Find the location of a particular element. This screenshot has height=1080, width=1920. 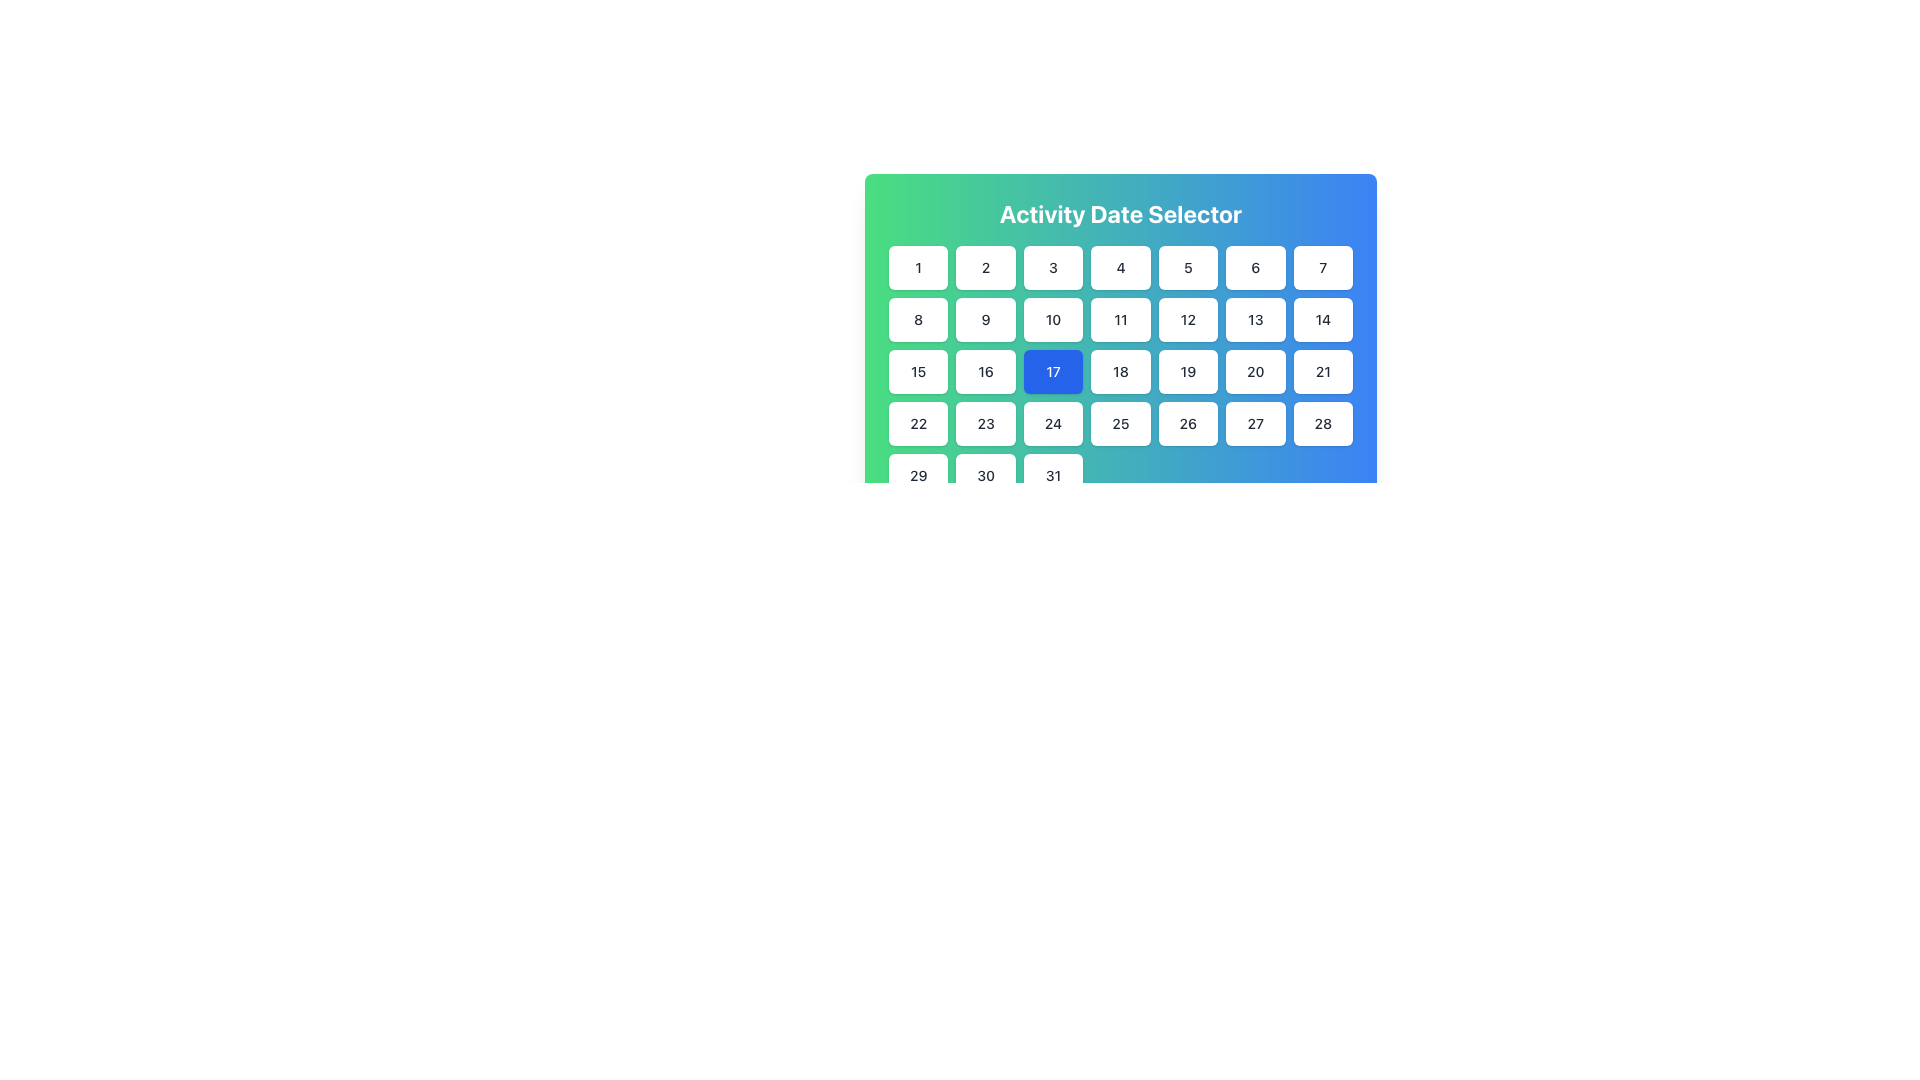

the button located in the fourth row and third column of the calendar grid is located at coordinates (1052, 423).